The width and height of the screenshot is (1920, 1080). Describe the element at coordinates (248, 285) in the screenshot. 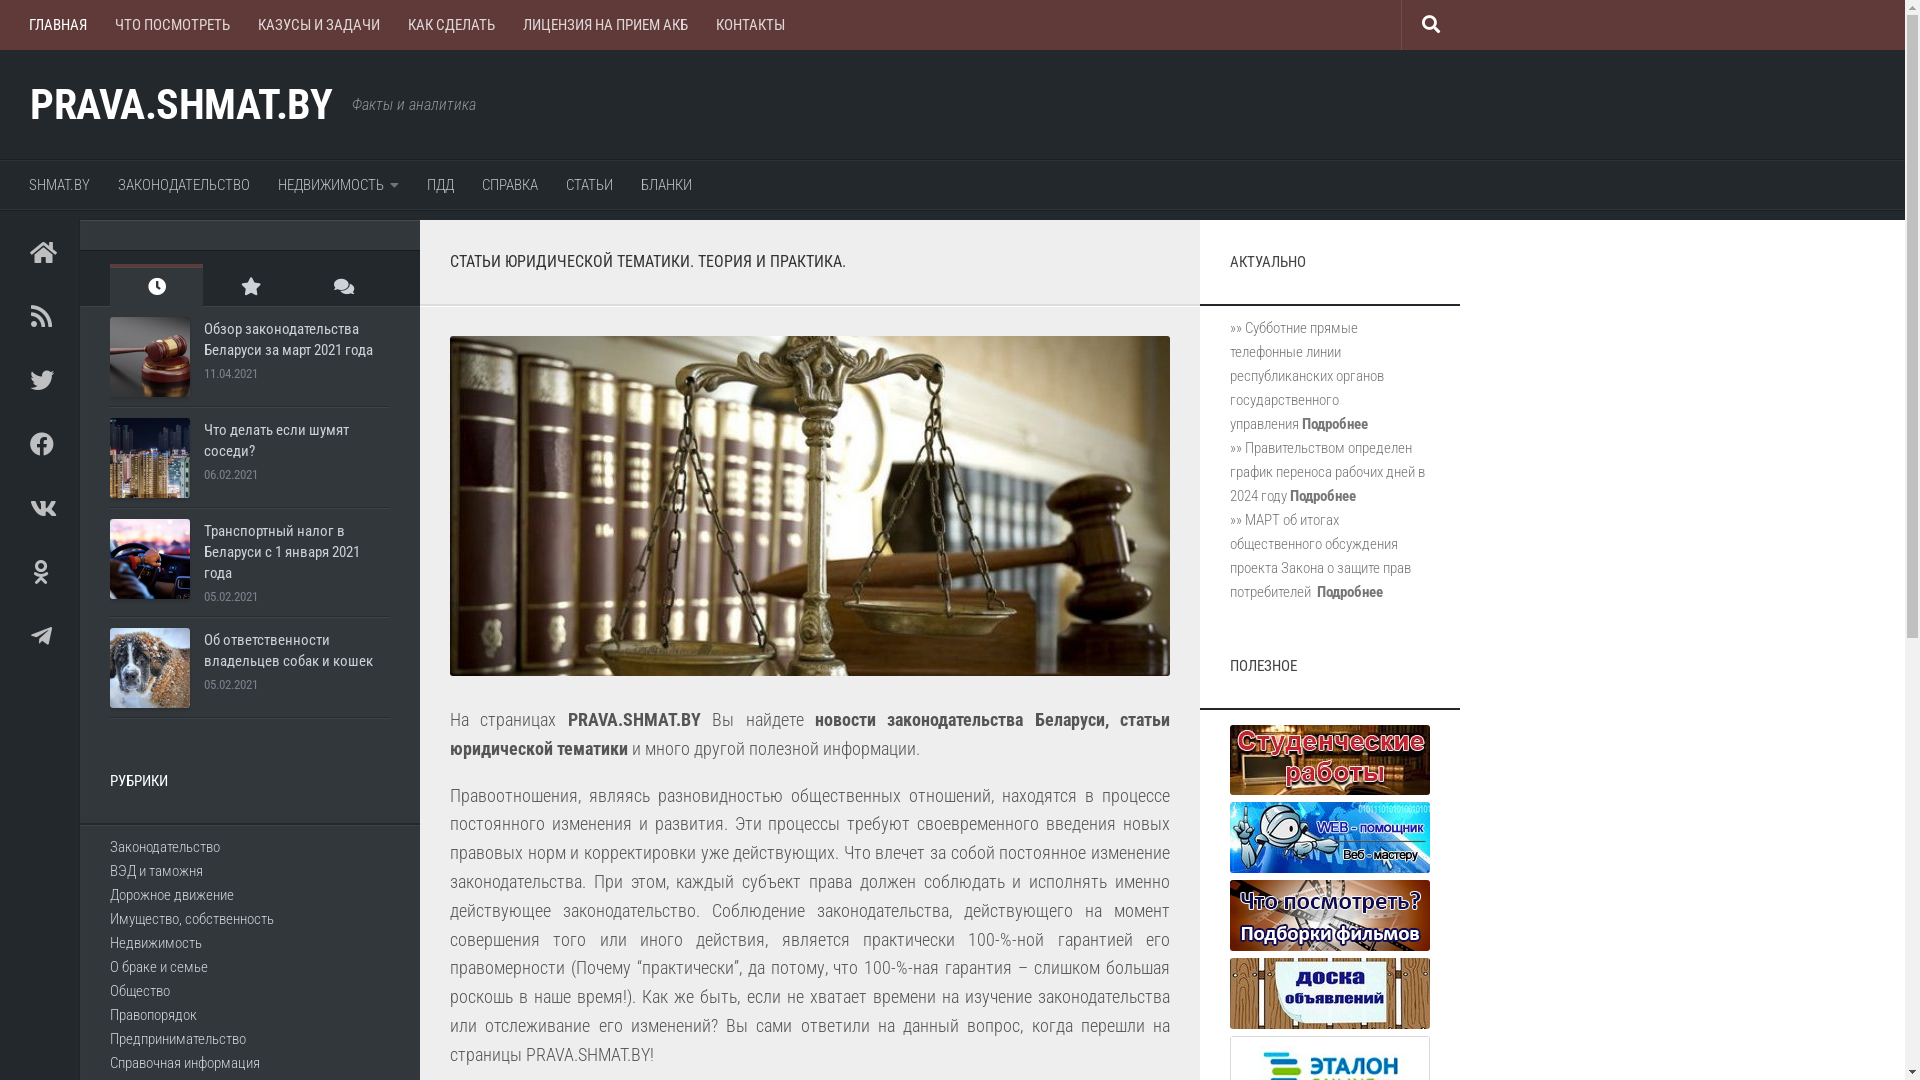

I see `'Popular Posts'` at that location.